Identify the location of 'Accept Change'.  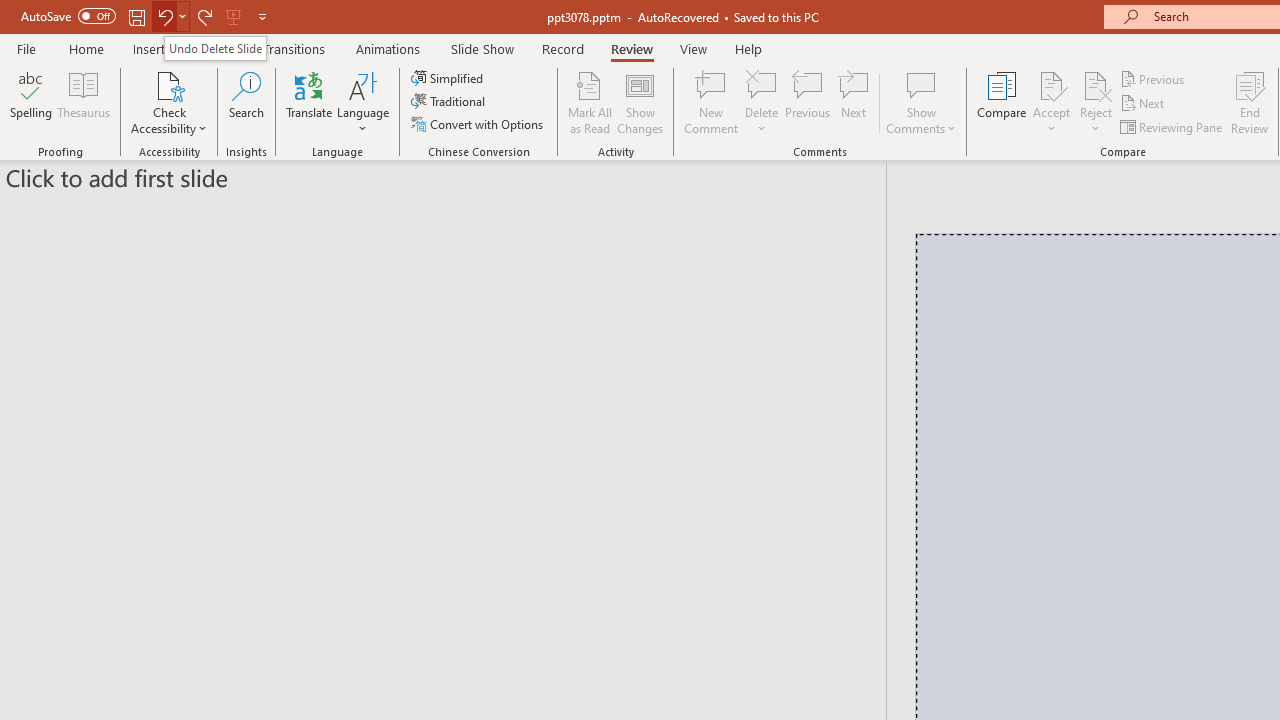
(1050, 84).